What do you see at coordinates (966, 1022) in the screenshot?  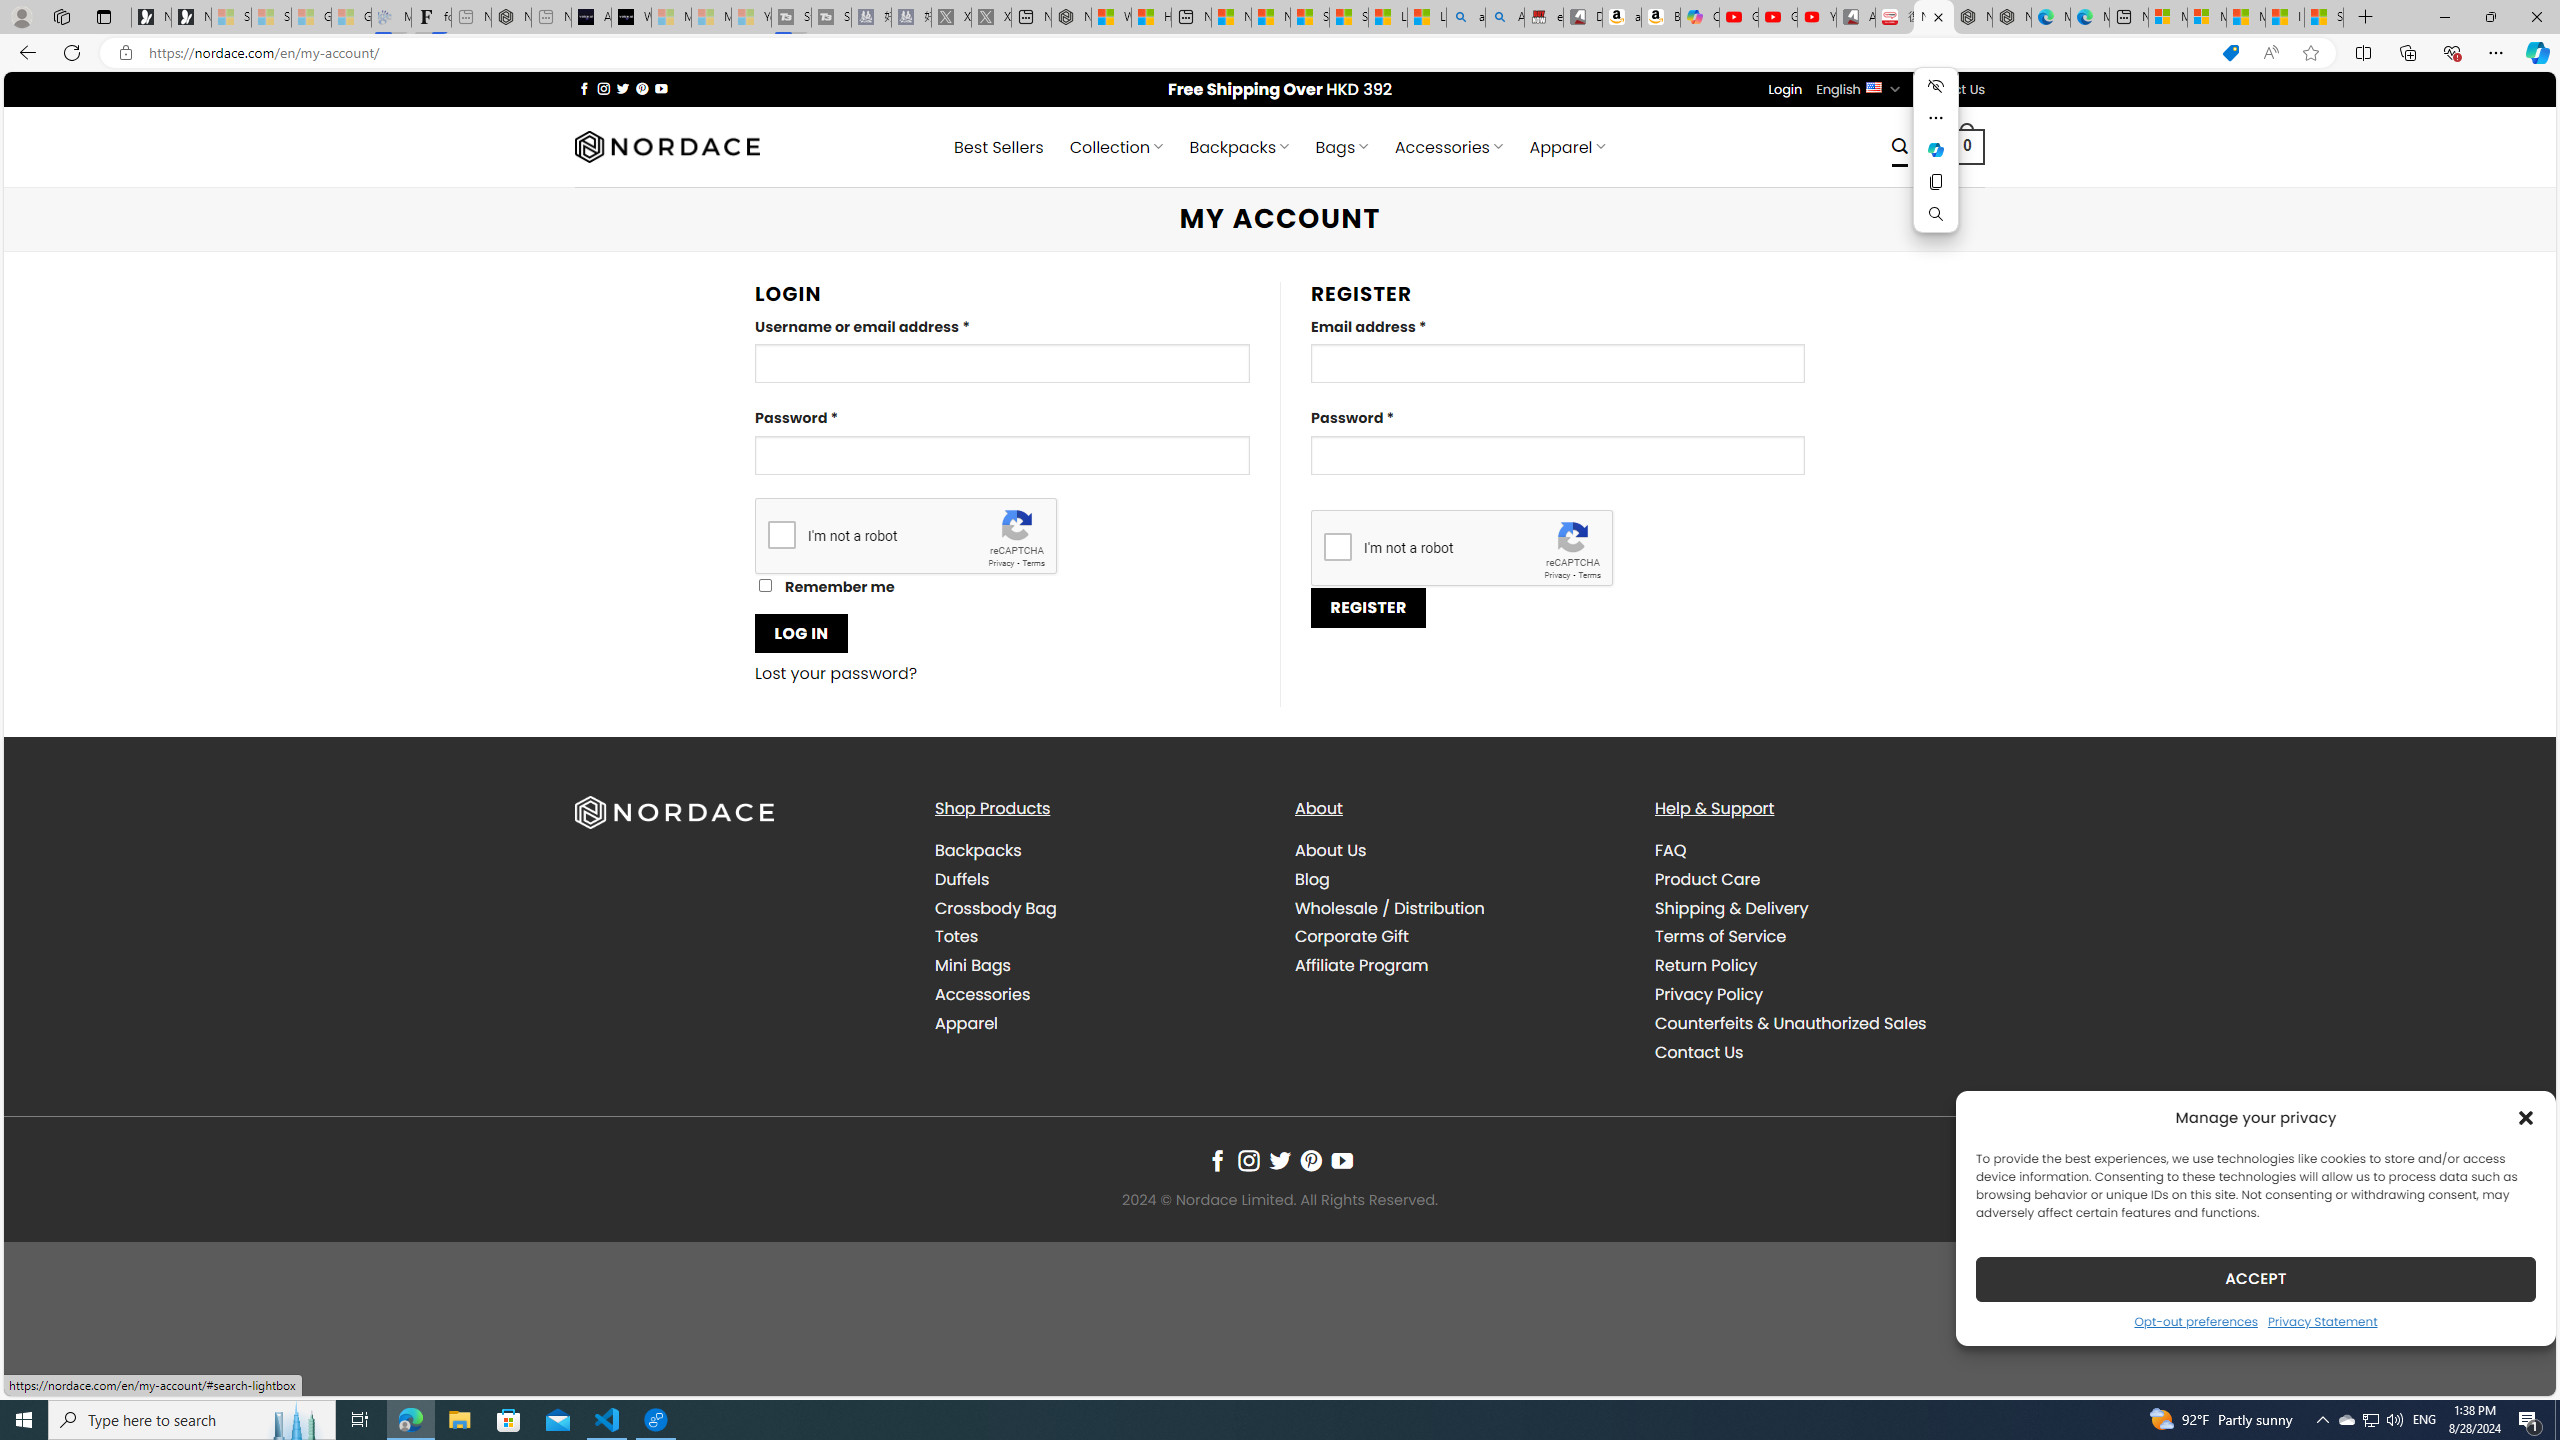 I see `'Apparel'` at bounding box center [966, 1022].